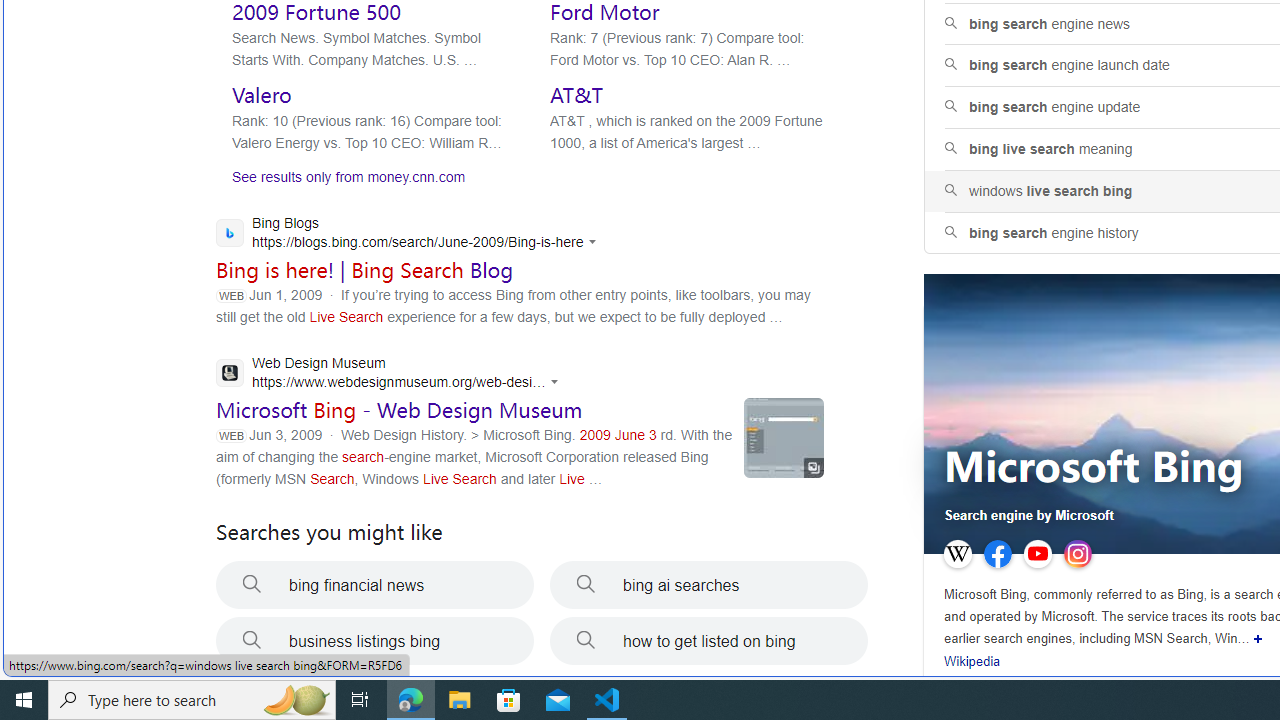 The image size is (1280, 720). Describe the element at coordinates (410, 234) in the screenshot. I see `'Bing Blogs'` at that location.